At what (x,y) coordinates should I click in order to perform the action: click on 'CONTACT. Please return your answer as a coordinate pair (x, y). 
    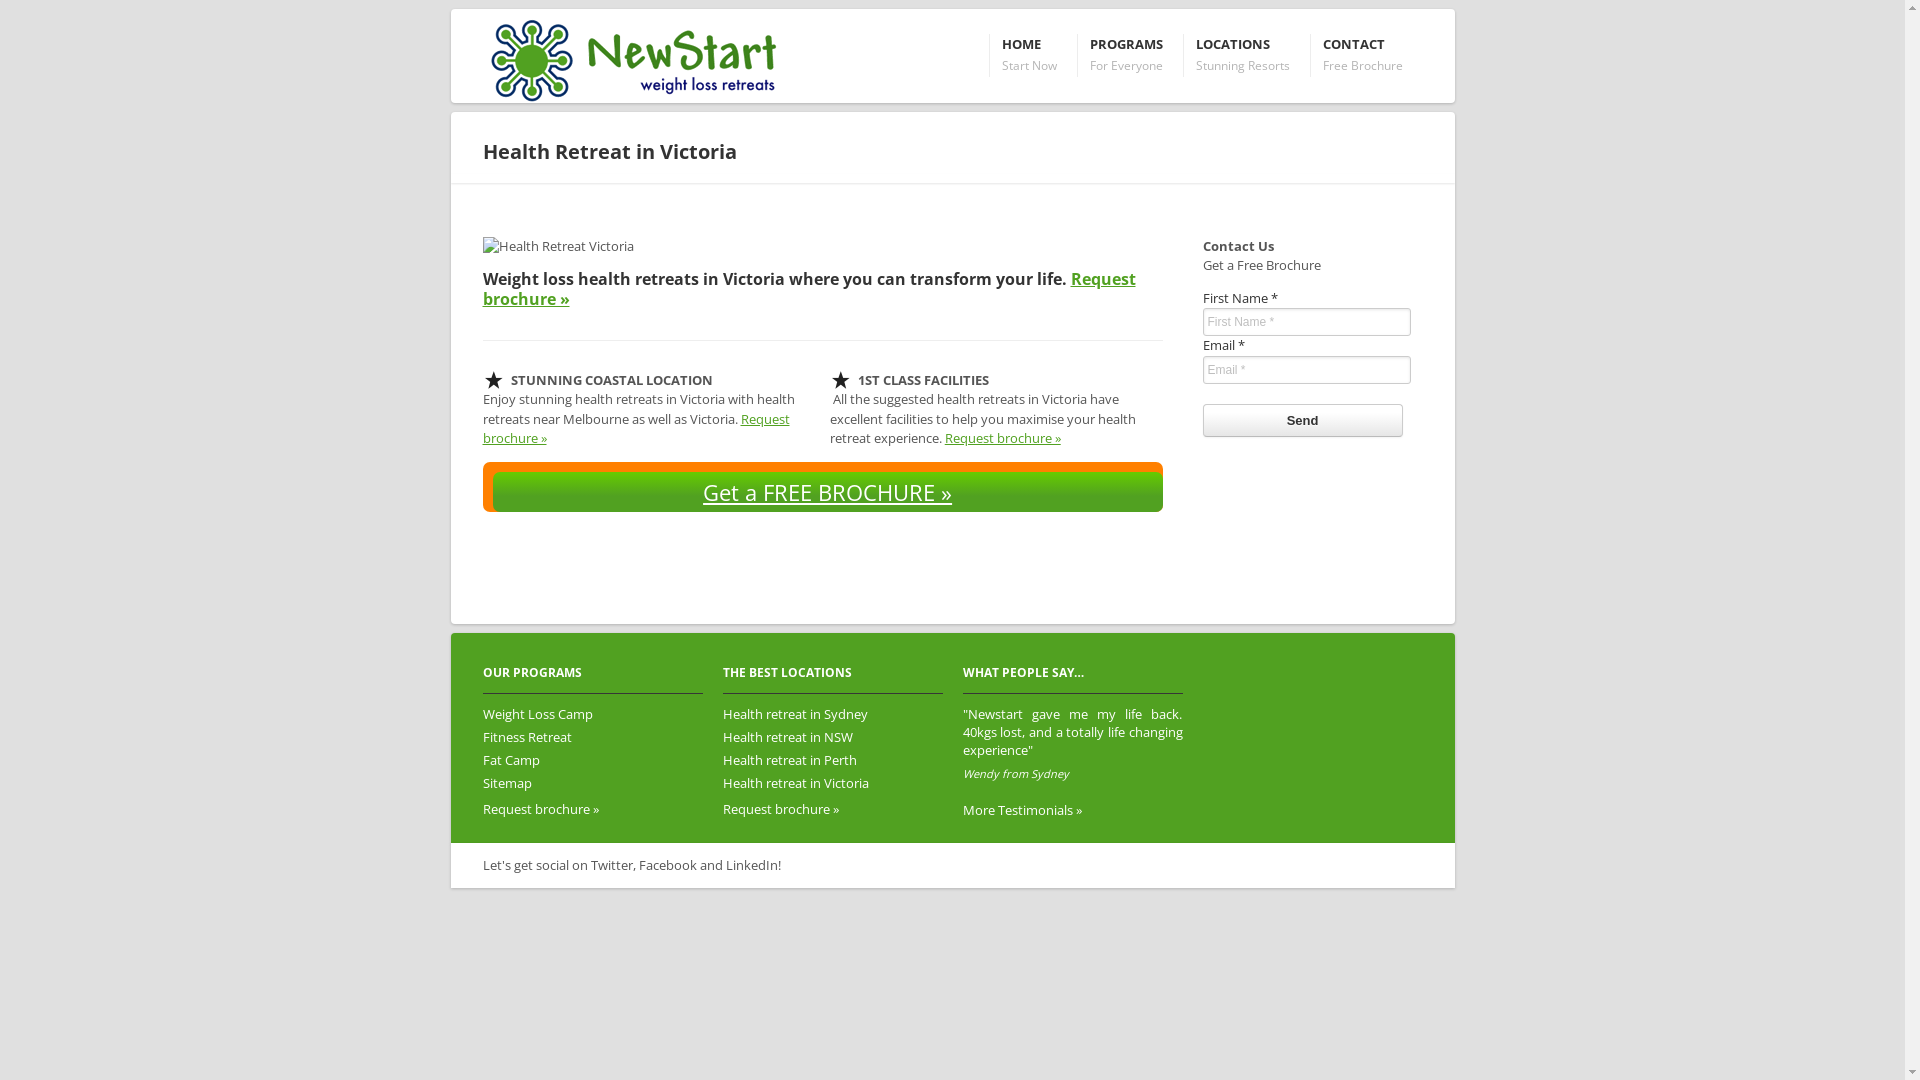
    Looking at the image, I should click on (1362, 54).